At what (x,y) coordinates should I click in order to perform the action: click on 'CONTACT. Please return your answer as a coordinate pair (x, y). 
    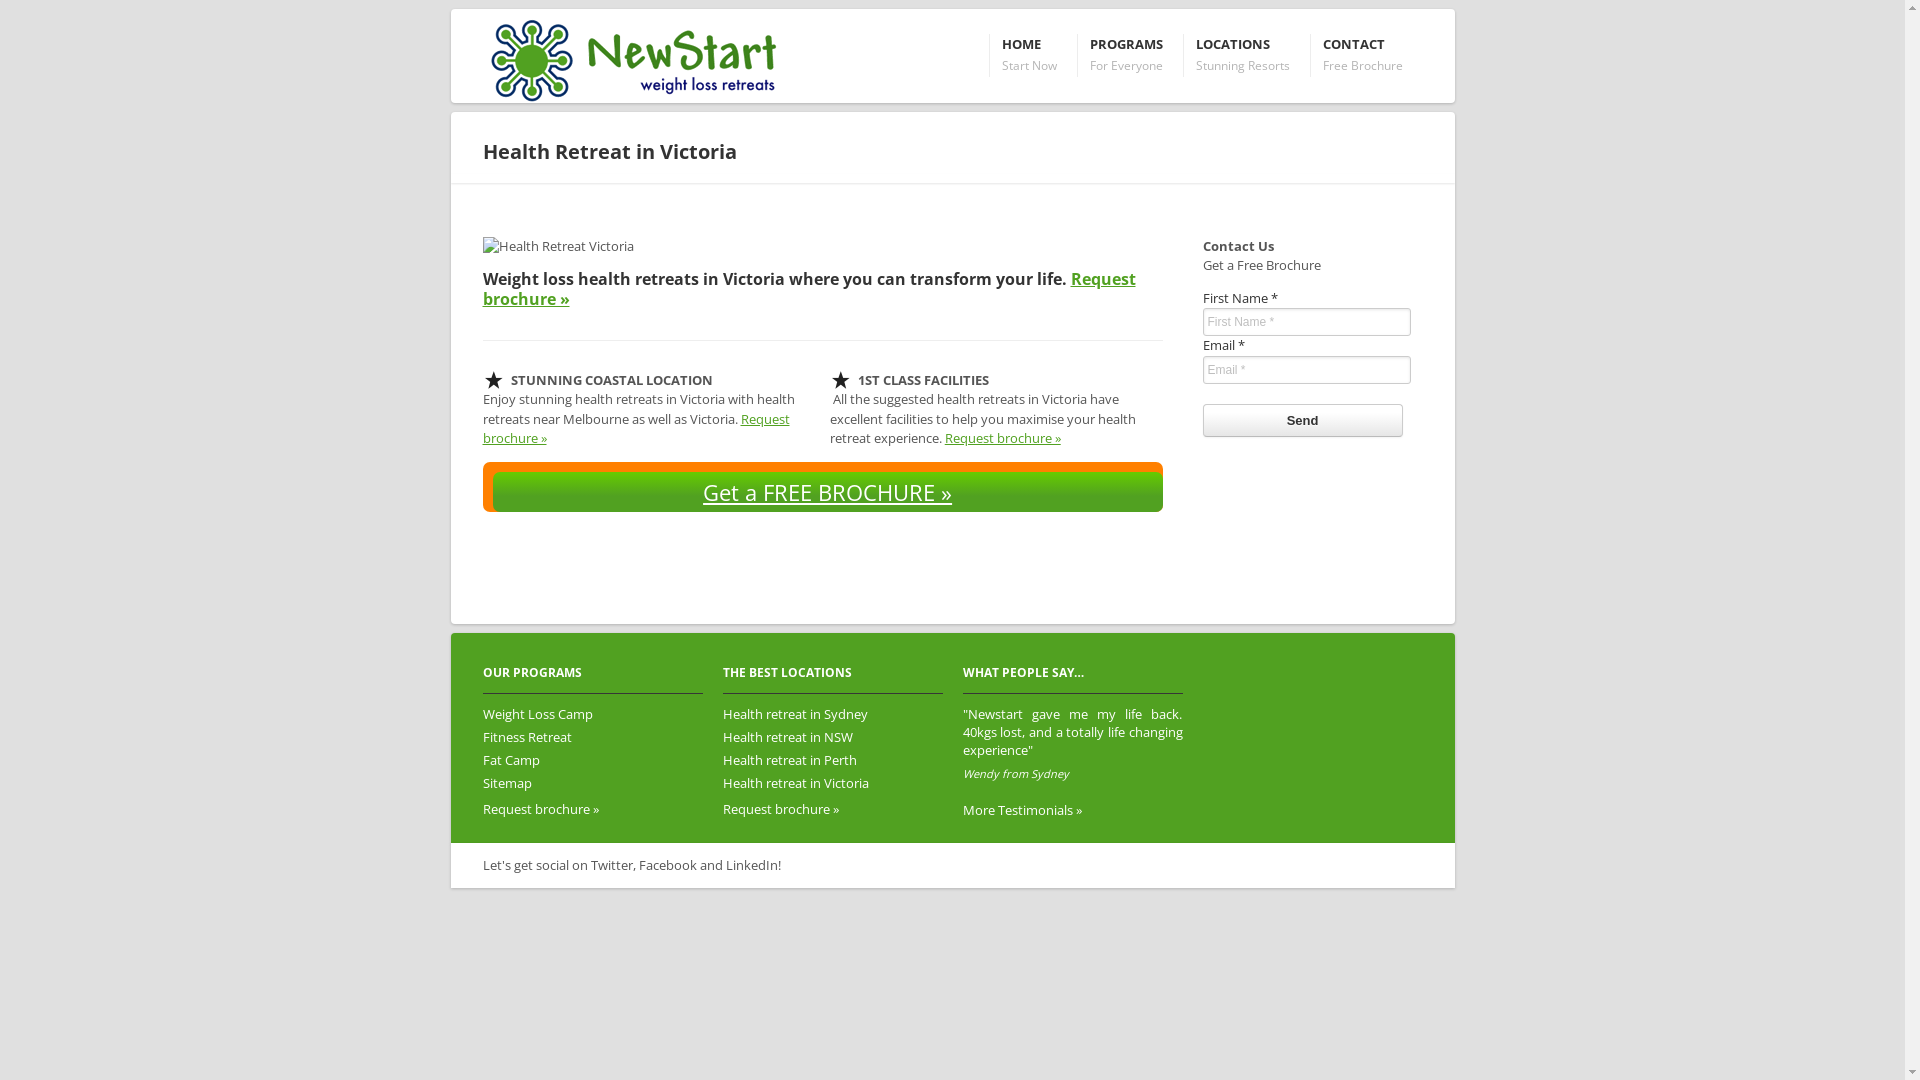
    Looking at the image, I should click on (1362, 54).